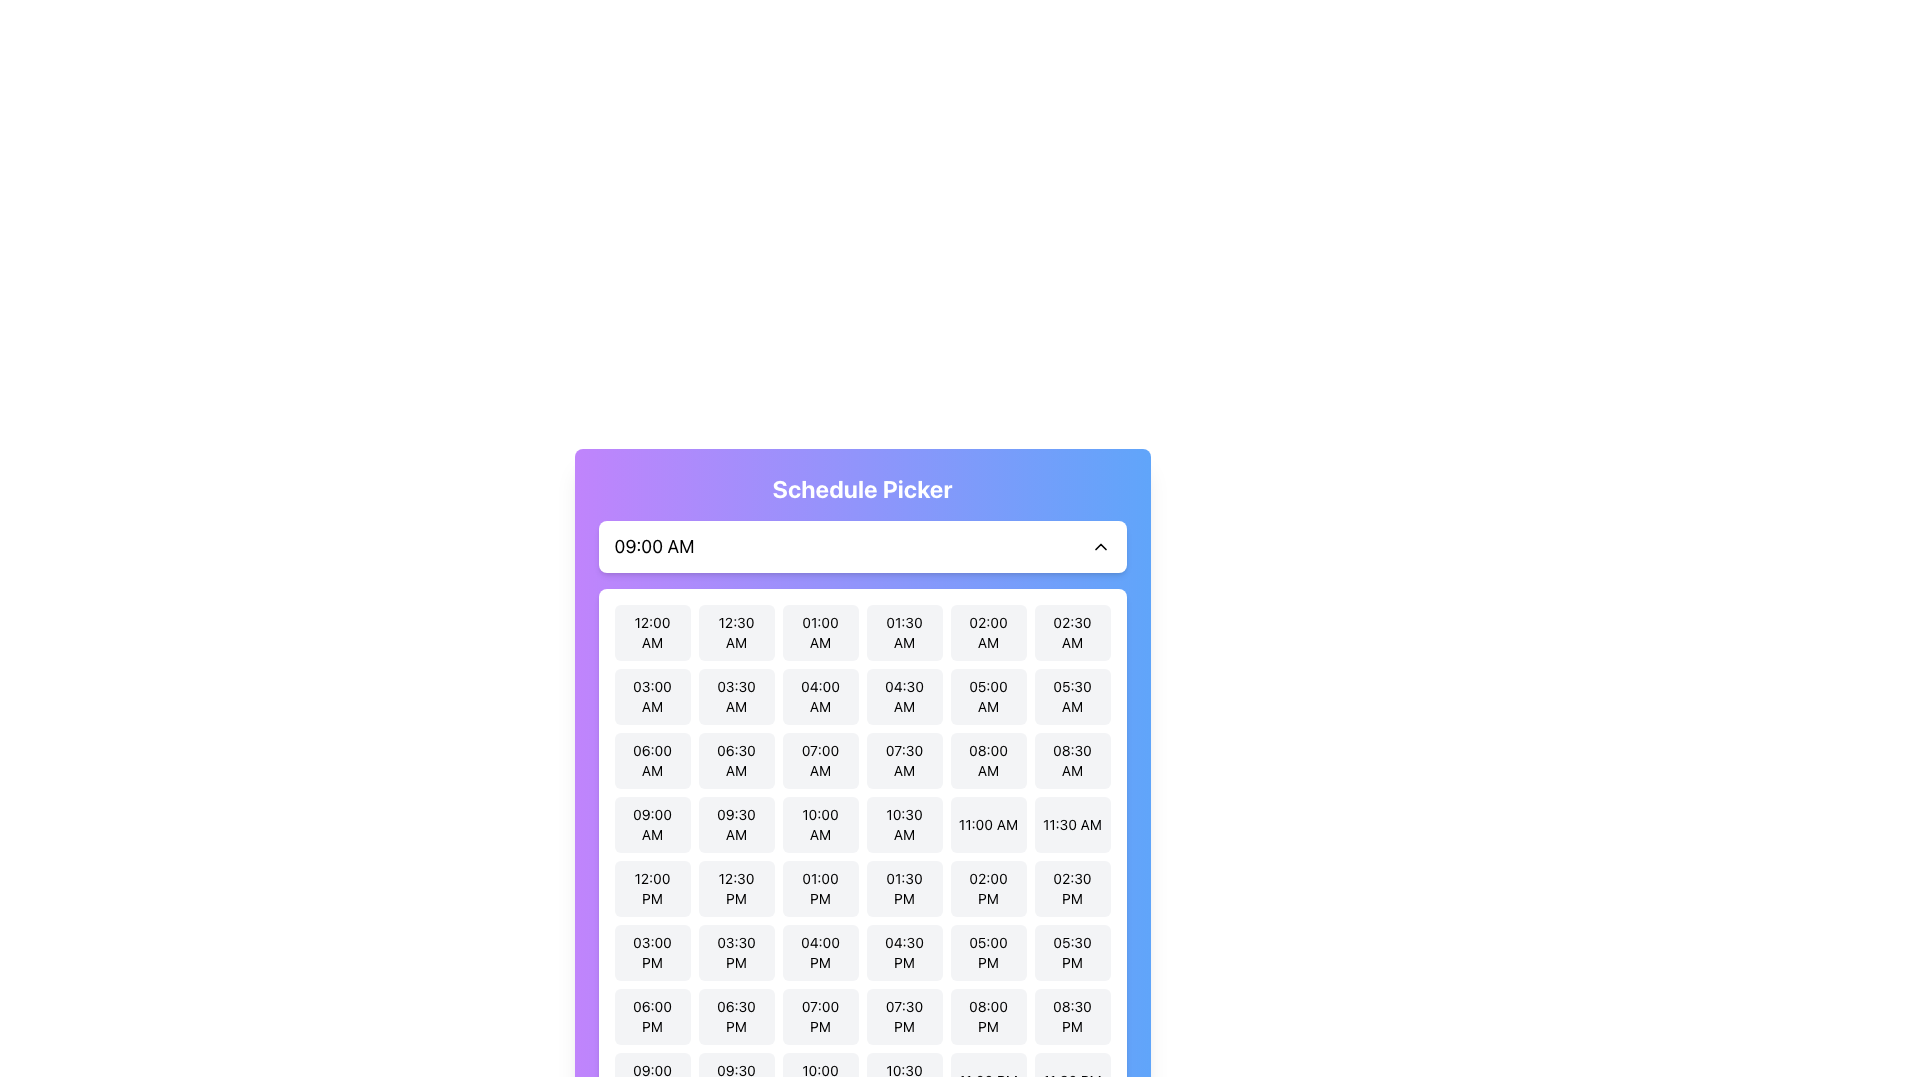  Describe the element at coordinates (735, 760) in the screenshot. I see `the button labeled '06:30 AM' to change its background color from light gray to purple` at that location.